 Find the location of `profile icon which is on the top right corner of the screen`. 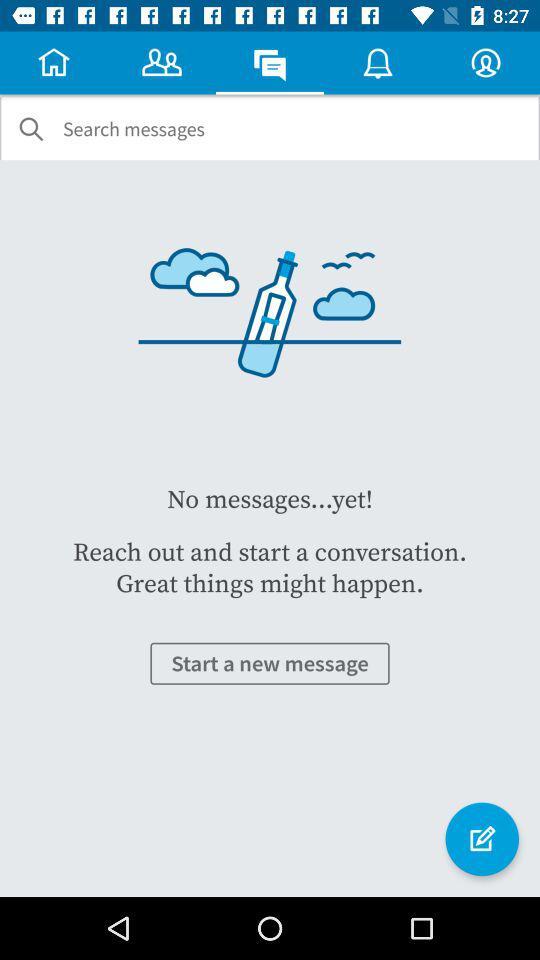

profile icon which is on the top right corner of the screen is located at coordinates (485, 62).